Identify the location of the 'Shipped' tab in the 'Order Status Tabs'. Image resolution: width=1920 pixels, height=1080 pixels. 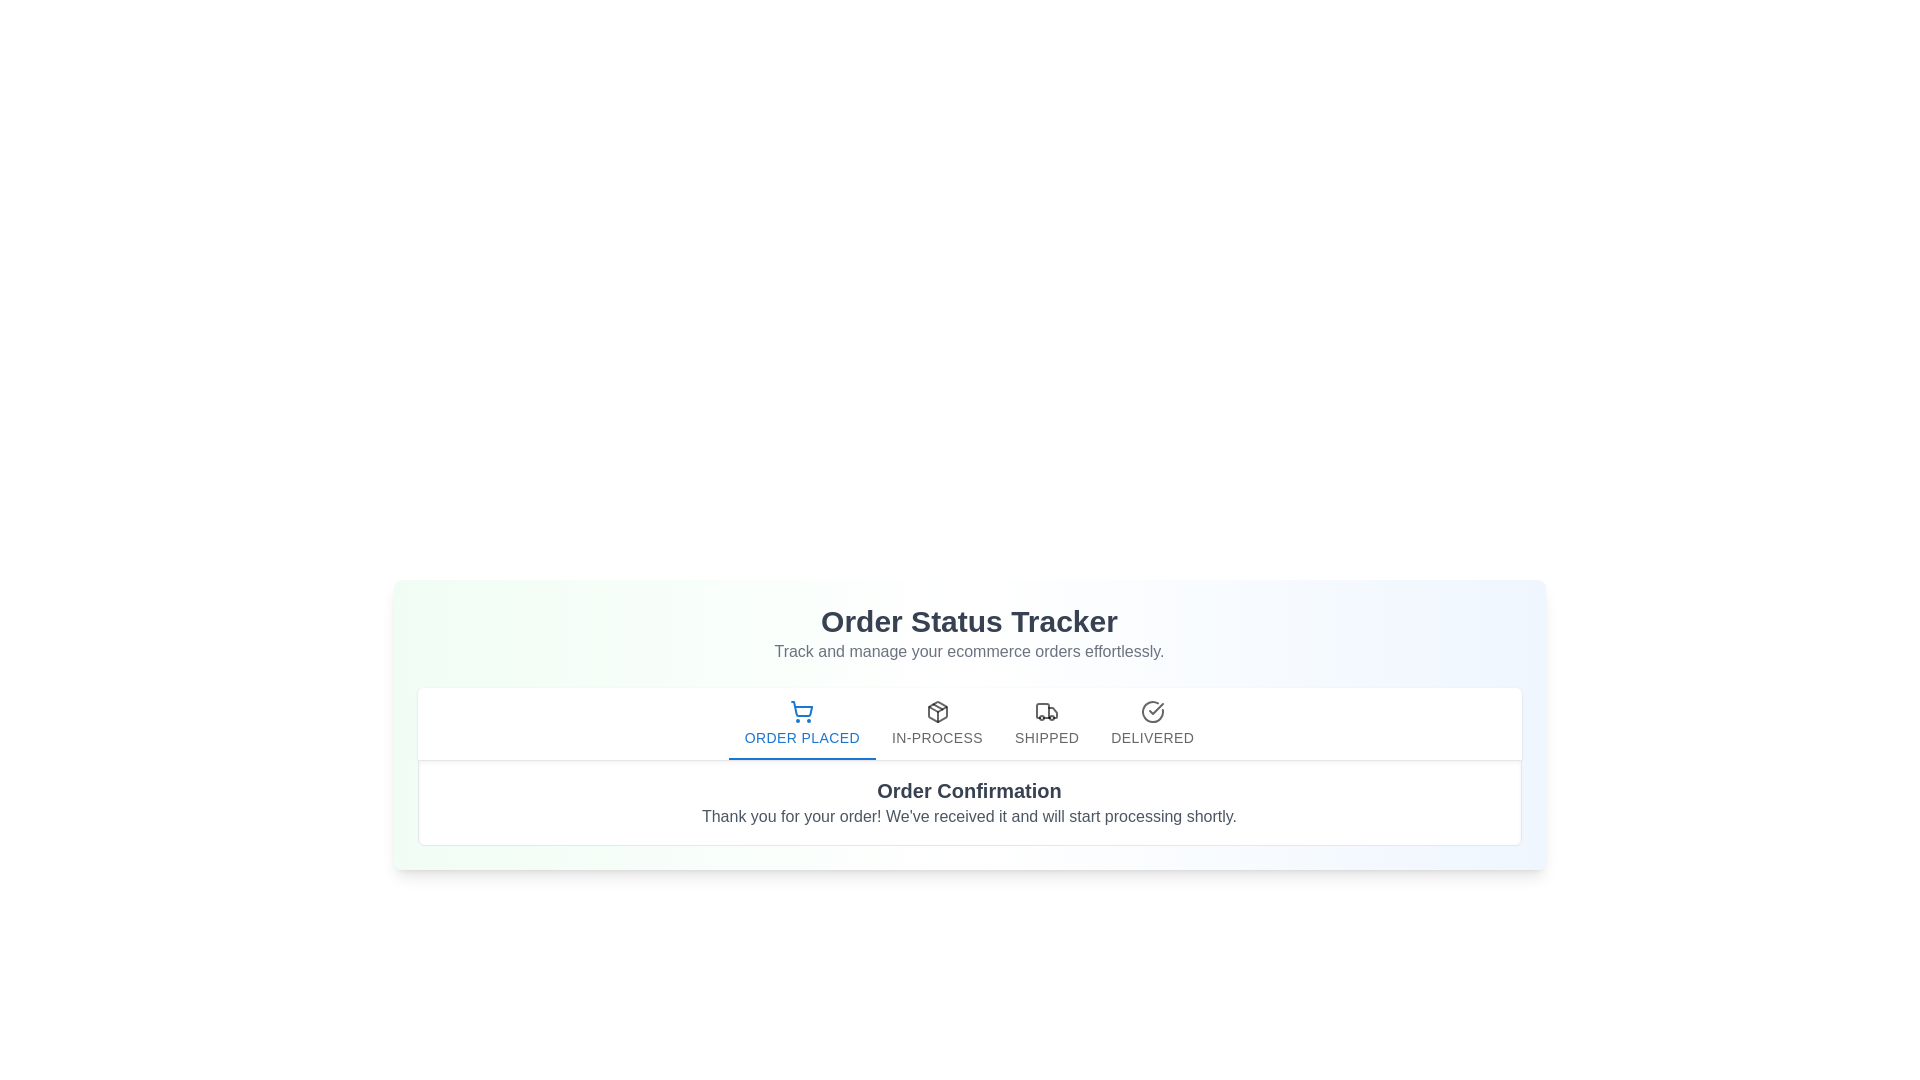
(1046, 724).